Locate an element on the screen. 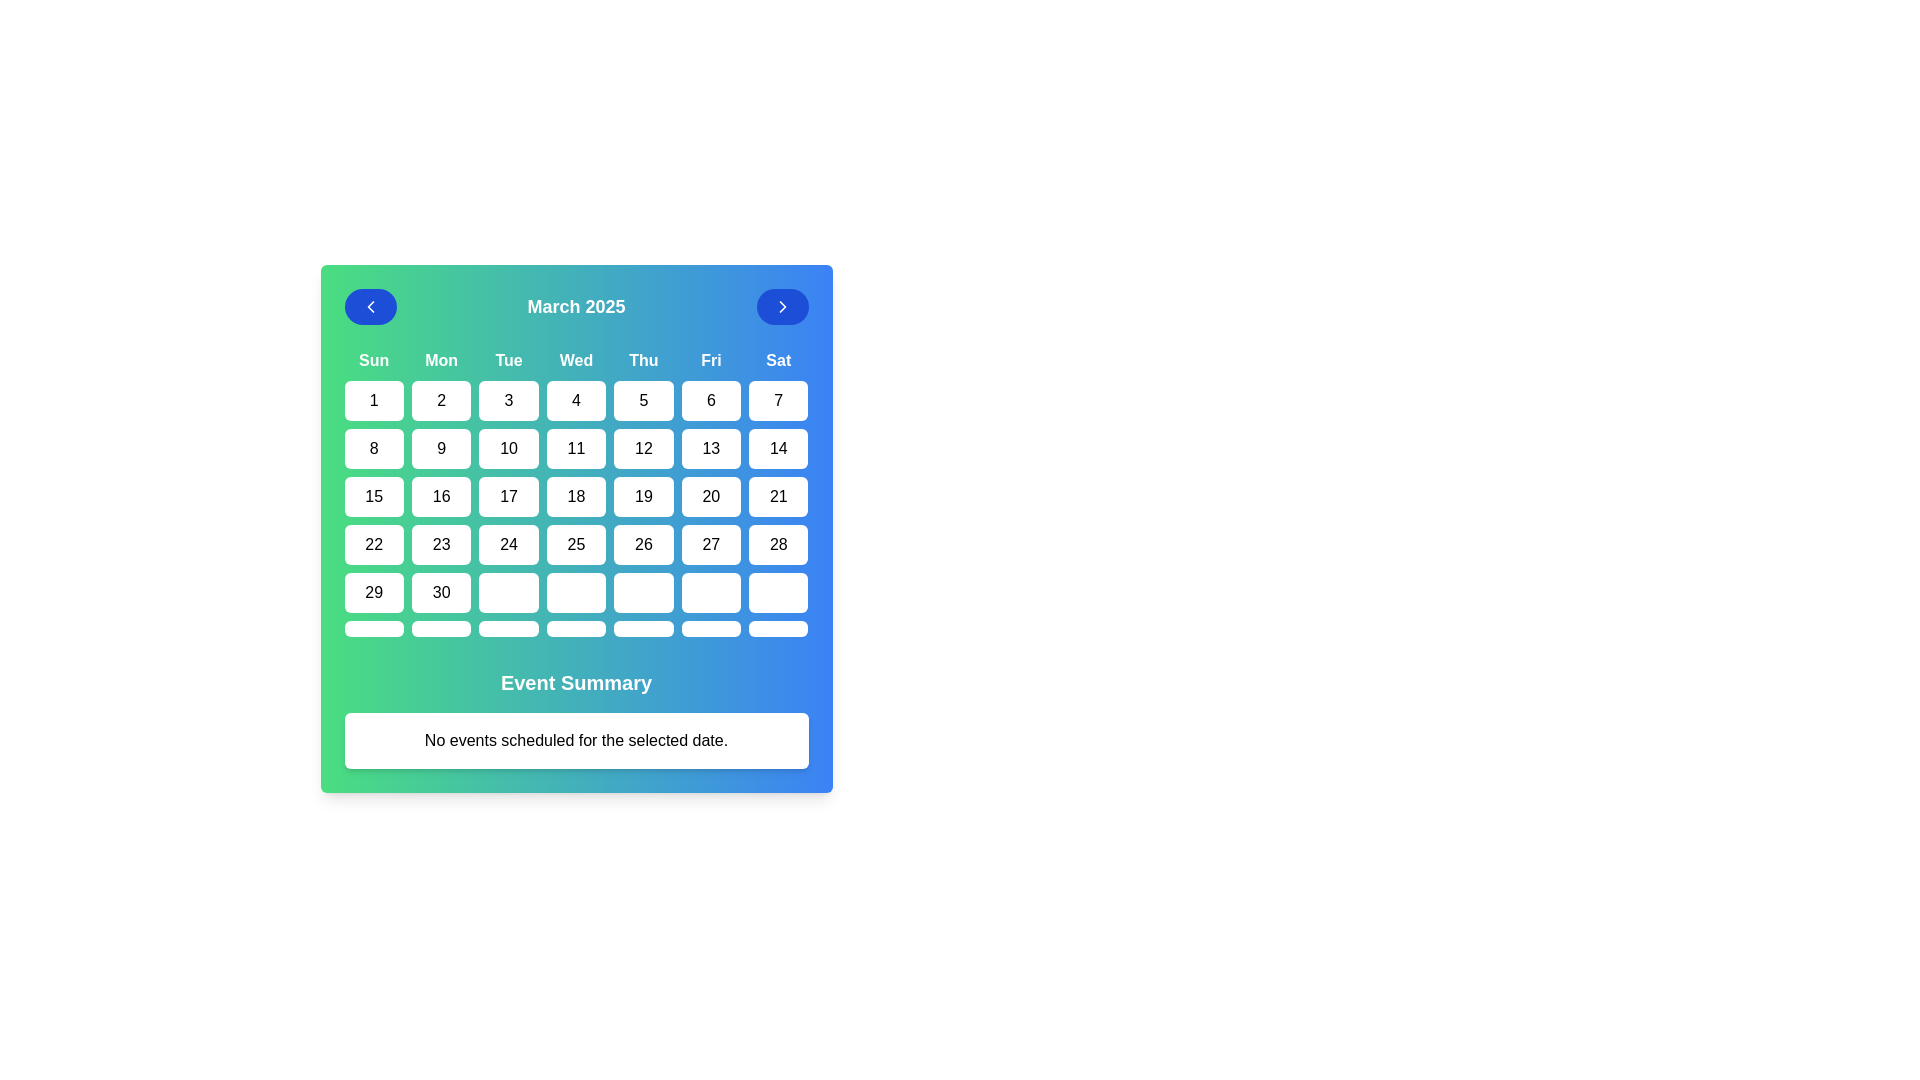 Image resolution: width=1920 pixels, height=1080 pixels. the rounded white button displaying the numeric value '9' in the calendar grid is located at coordinates (440, 447).